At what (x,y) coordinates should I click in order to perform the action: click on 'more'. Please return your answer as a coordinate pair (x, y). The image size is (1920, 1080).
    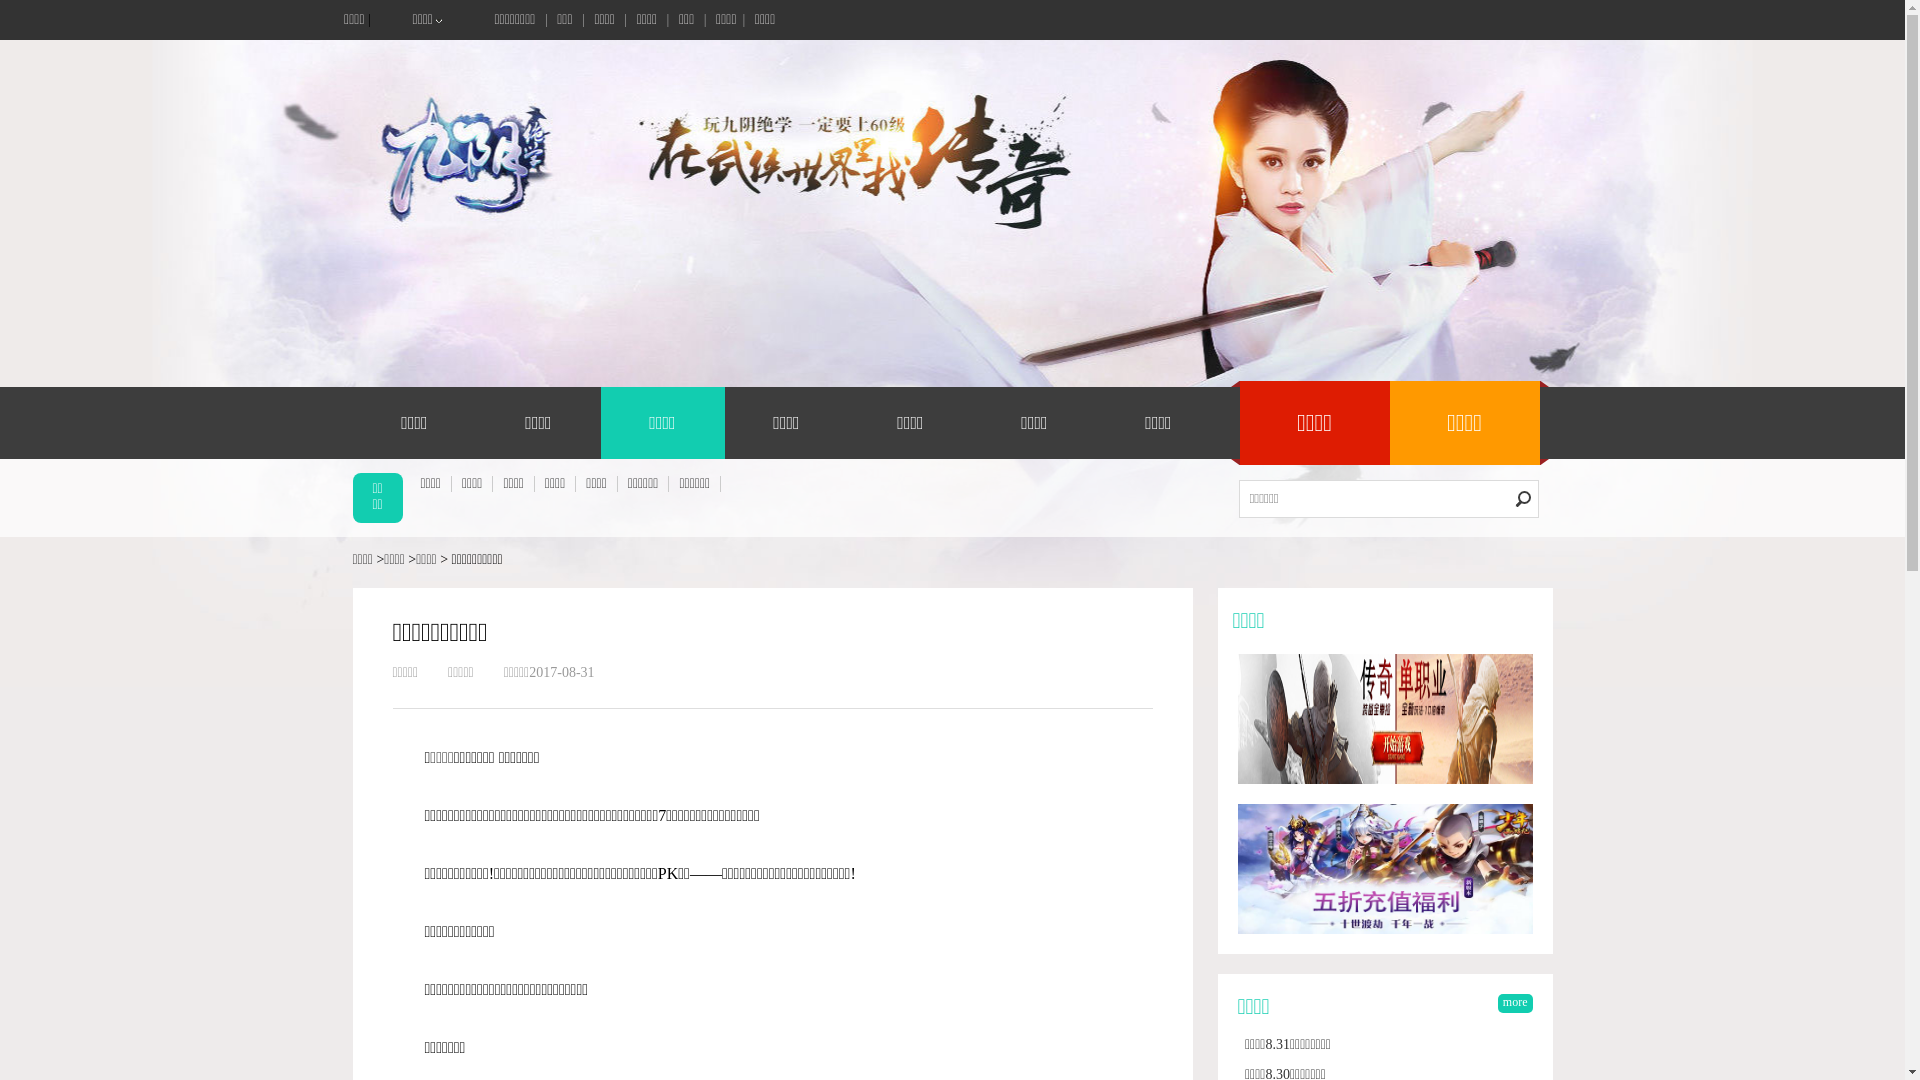
    Looking at the image, I should click on (1515, 1003).